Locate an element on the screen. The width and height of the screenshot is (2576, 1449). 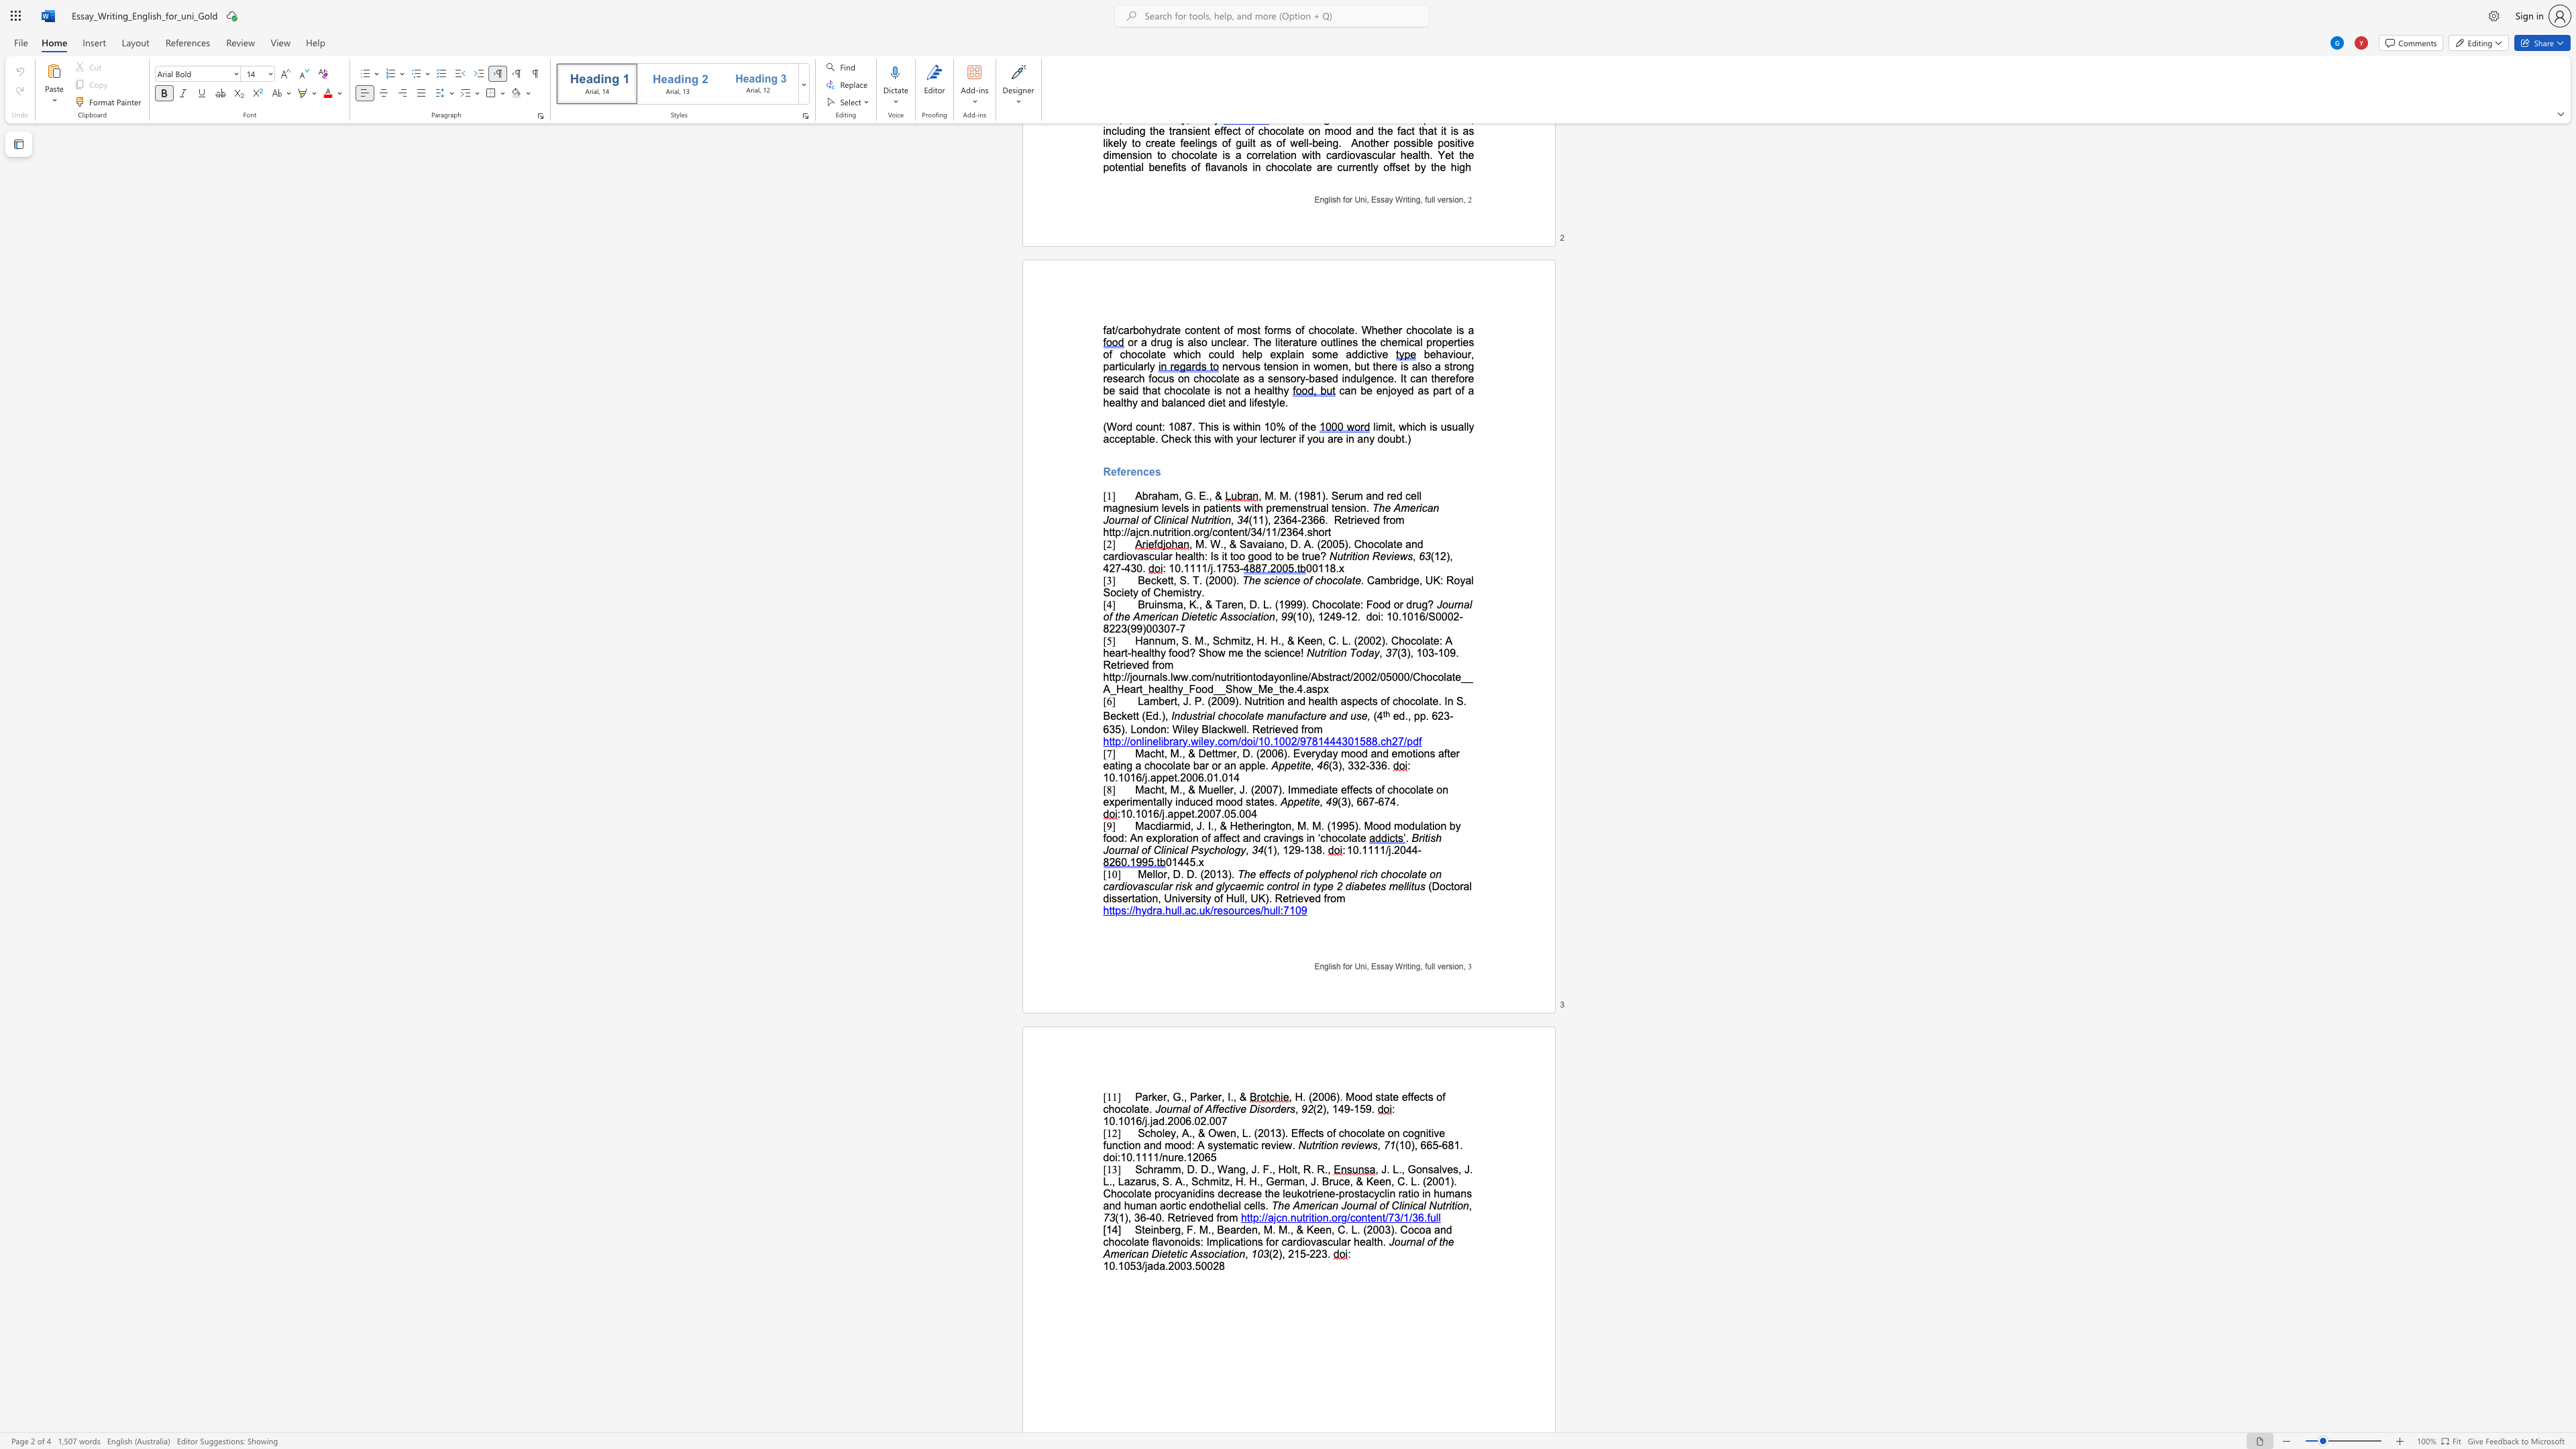
the subset text "rition re" within the text "Nutrition reviews" is located at coordinates (1315, 1144).